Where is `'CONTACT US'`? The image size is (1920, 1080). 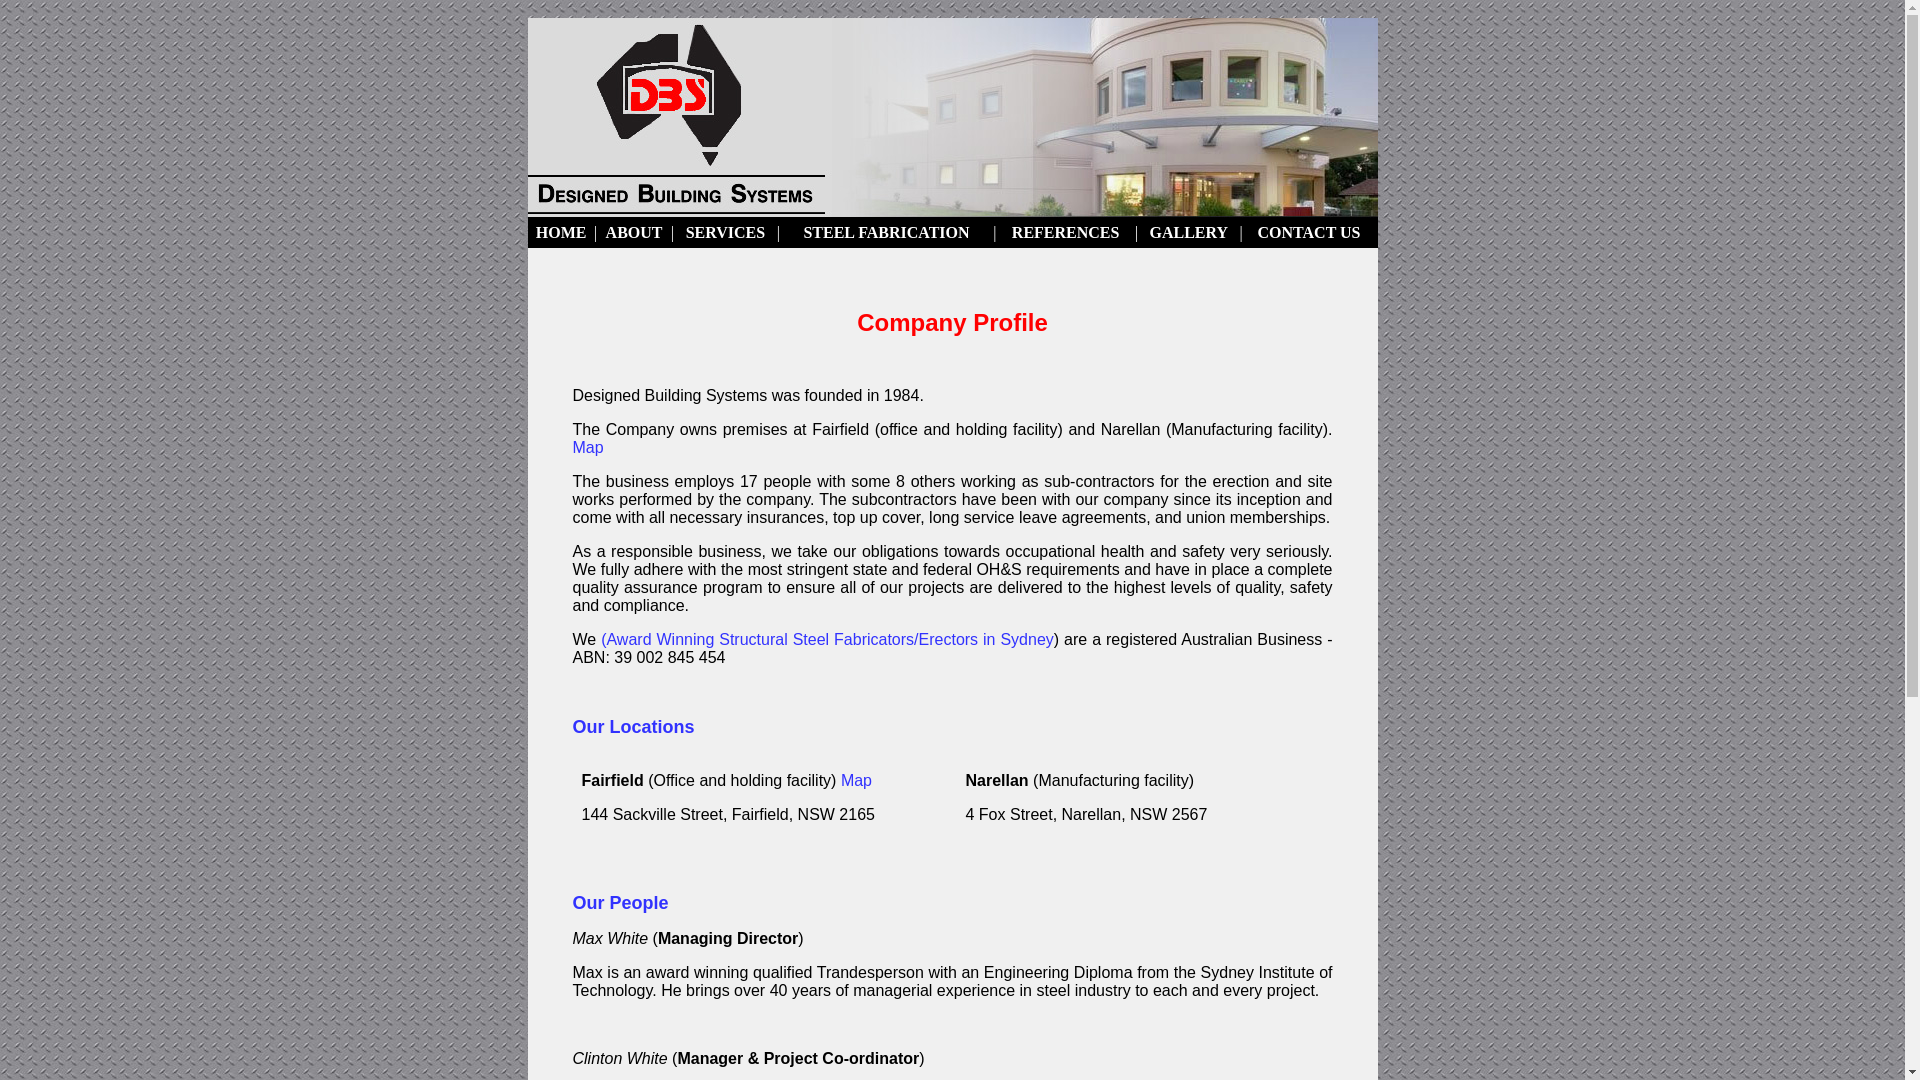 'CONTACT US' is located at coordinates (1308, 231).